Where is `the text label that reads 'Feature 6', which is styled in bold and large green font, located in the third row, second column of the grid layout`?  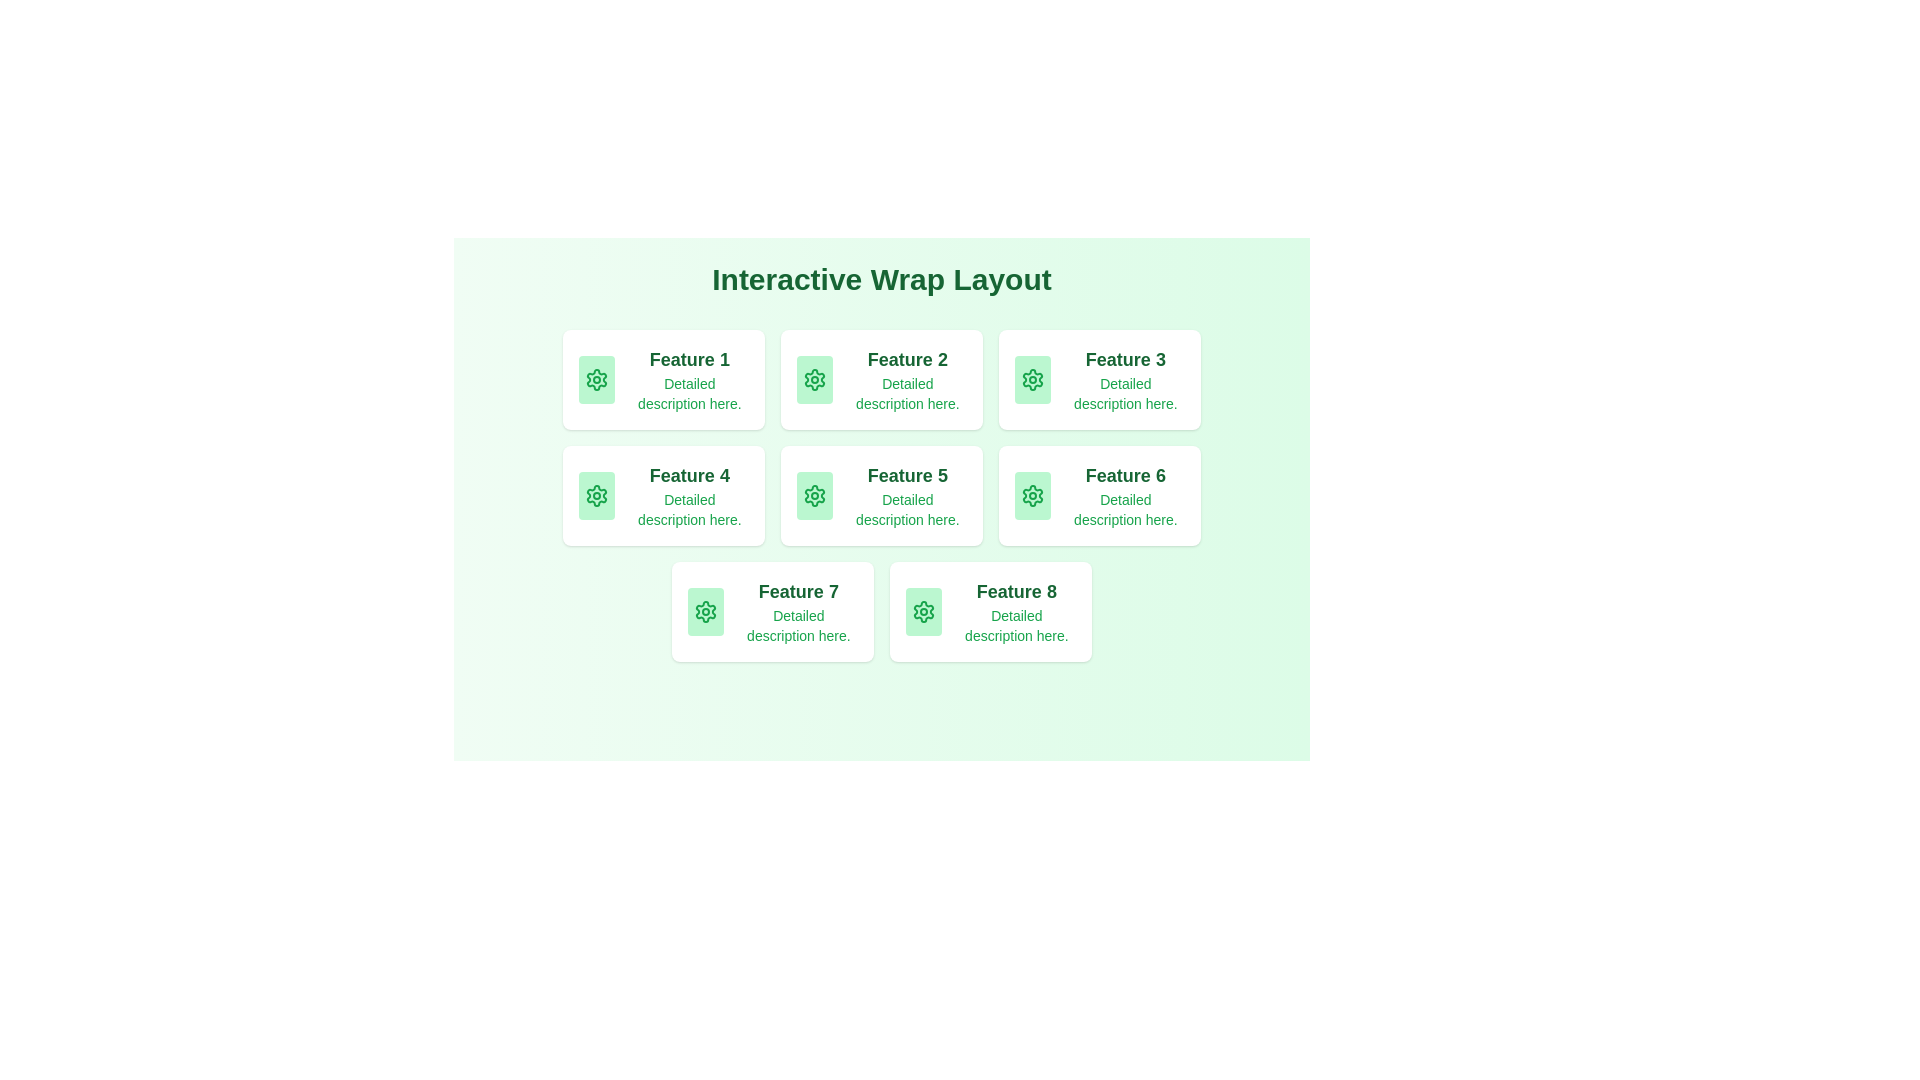
the text label that reads 'Feature 6', which is styled in bold and large green font, located in the third row, second column of the grid layout is located at coordinates (1125, 475).